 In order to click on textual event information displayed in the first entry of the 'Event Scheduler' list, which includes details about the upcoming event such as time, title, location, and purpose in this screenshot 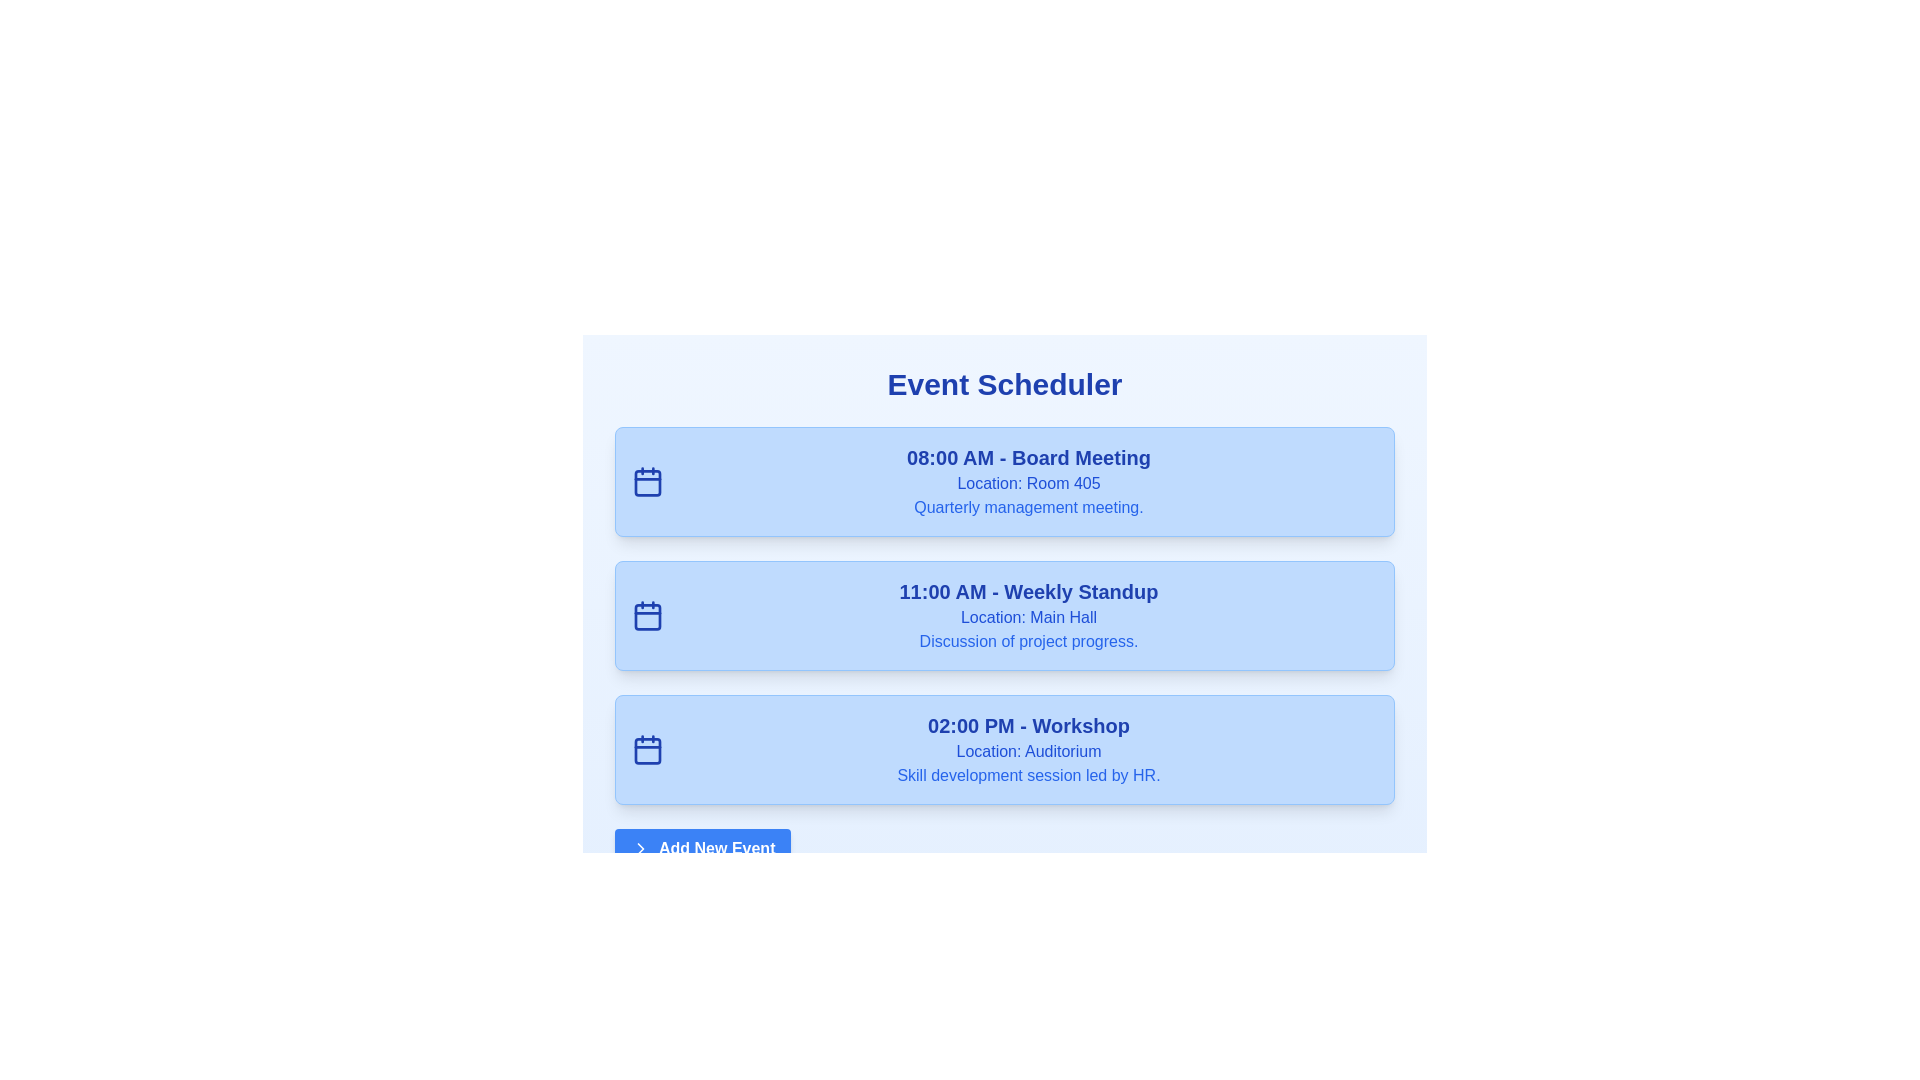, I will do `click(1028, 482)`.